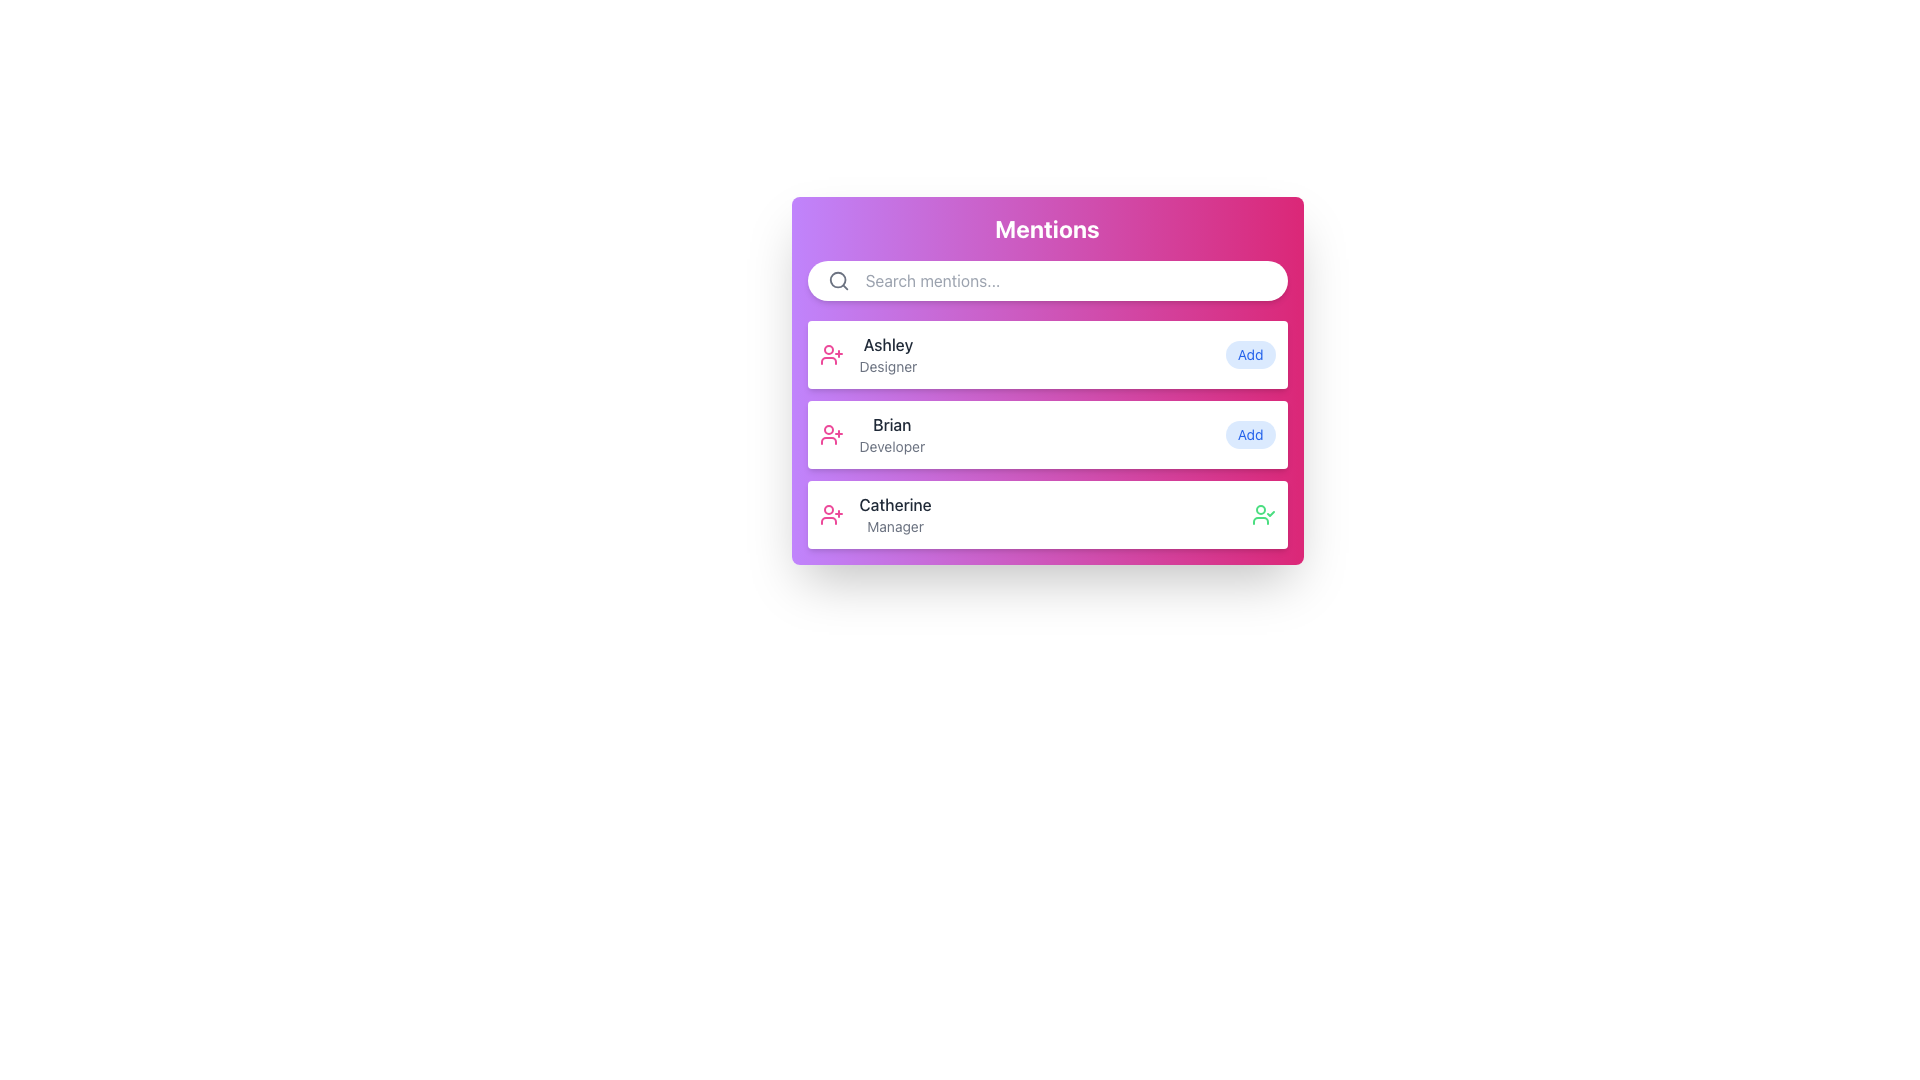  What do you see at coordinates (1046, 235) in the screenshot?
I see `the prominent header text 'Mentions' styled in bold white font` at bounding box center [1046, 235].